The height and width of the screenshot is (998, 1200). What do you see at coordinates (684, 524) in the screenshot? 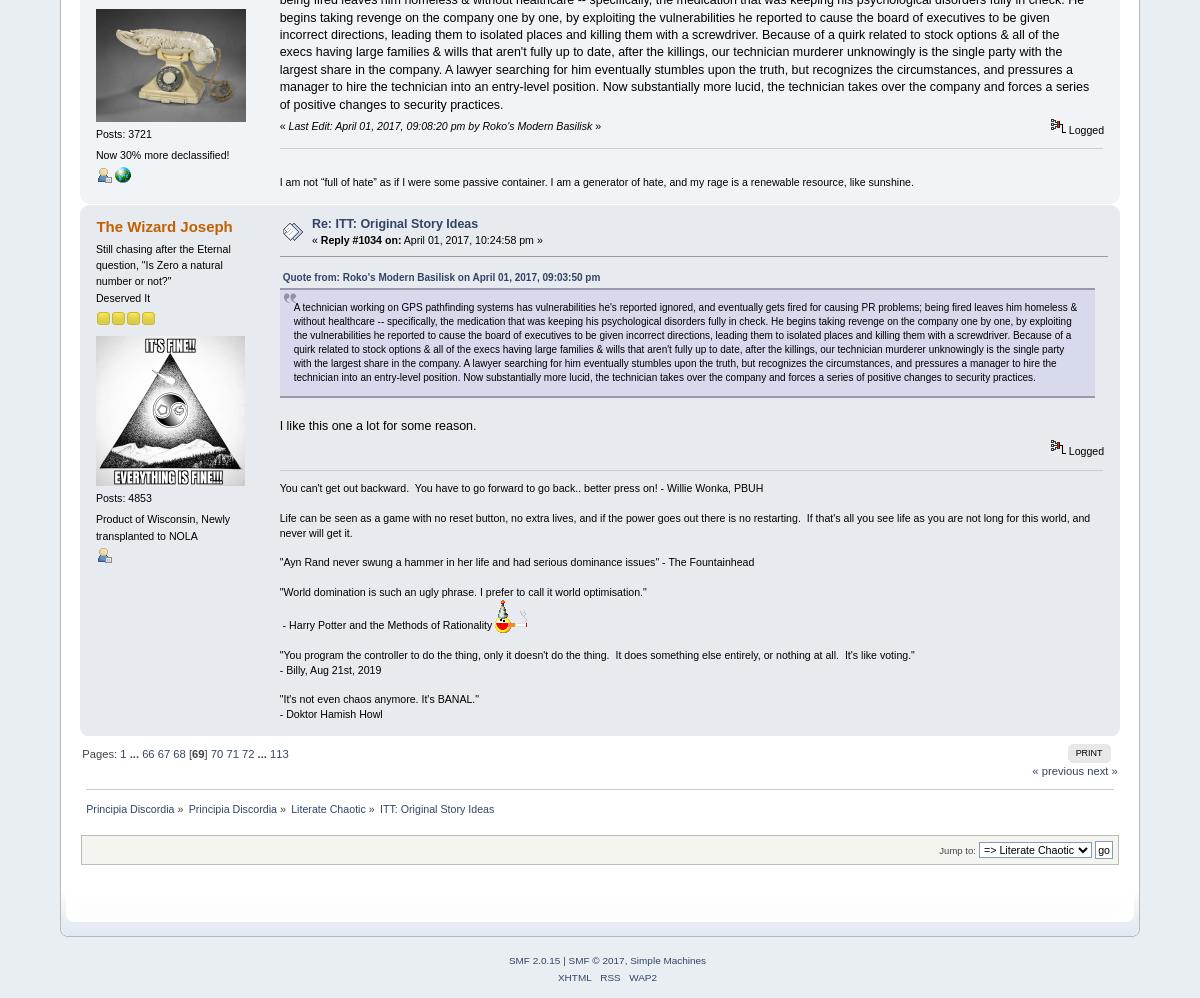
I see `'Life can be seen as a game with no reset button, no extra lives, and if the power goes out there is no restarting.  If that's all you see life as you are not long for this world, and never will get it.'` at bounding box center [684, 524].